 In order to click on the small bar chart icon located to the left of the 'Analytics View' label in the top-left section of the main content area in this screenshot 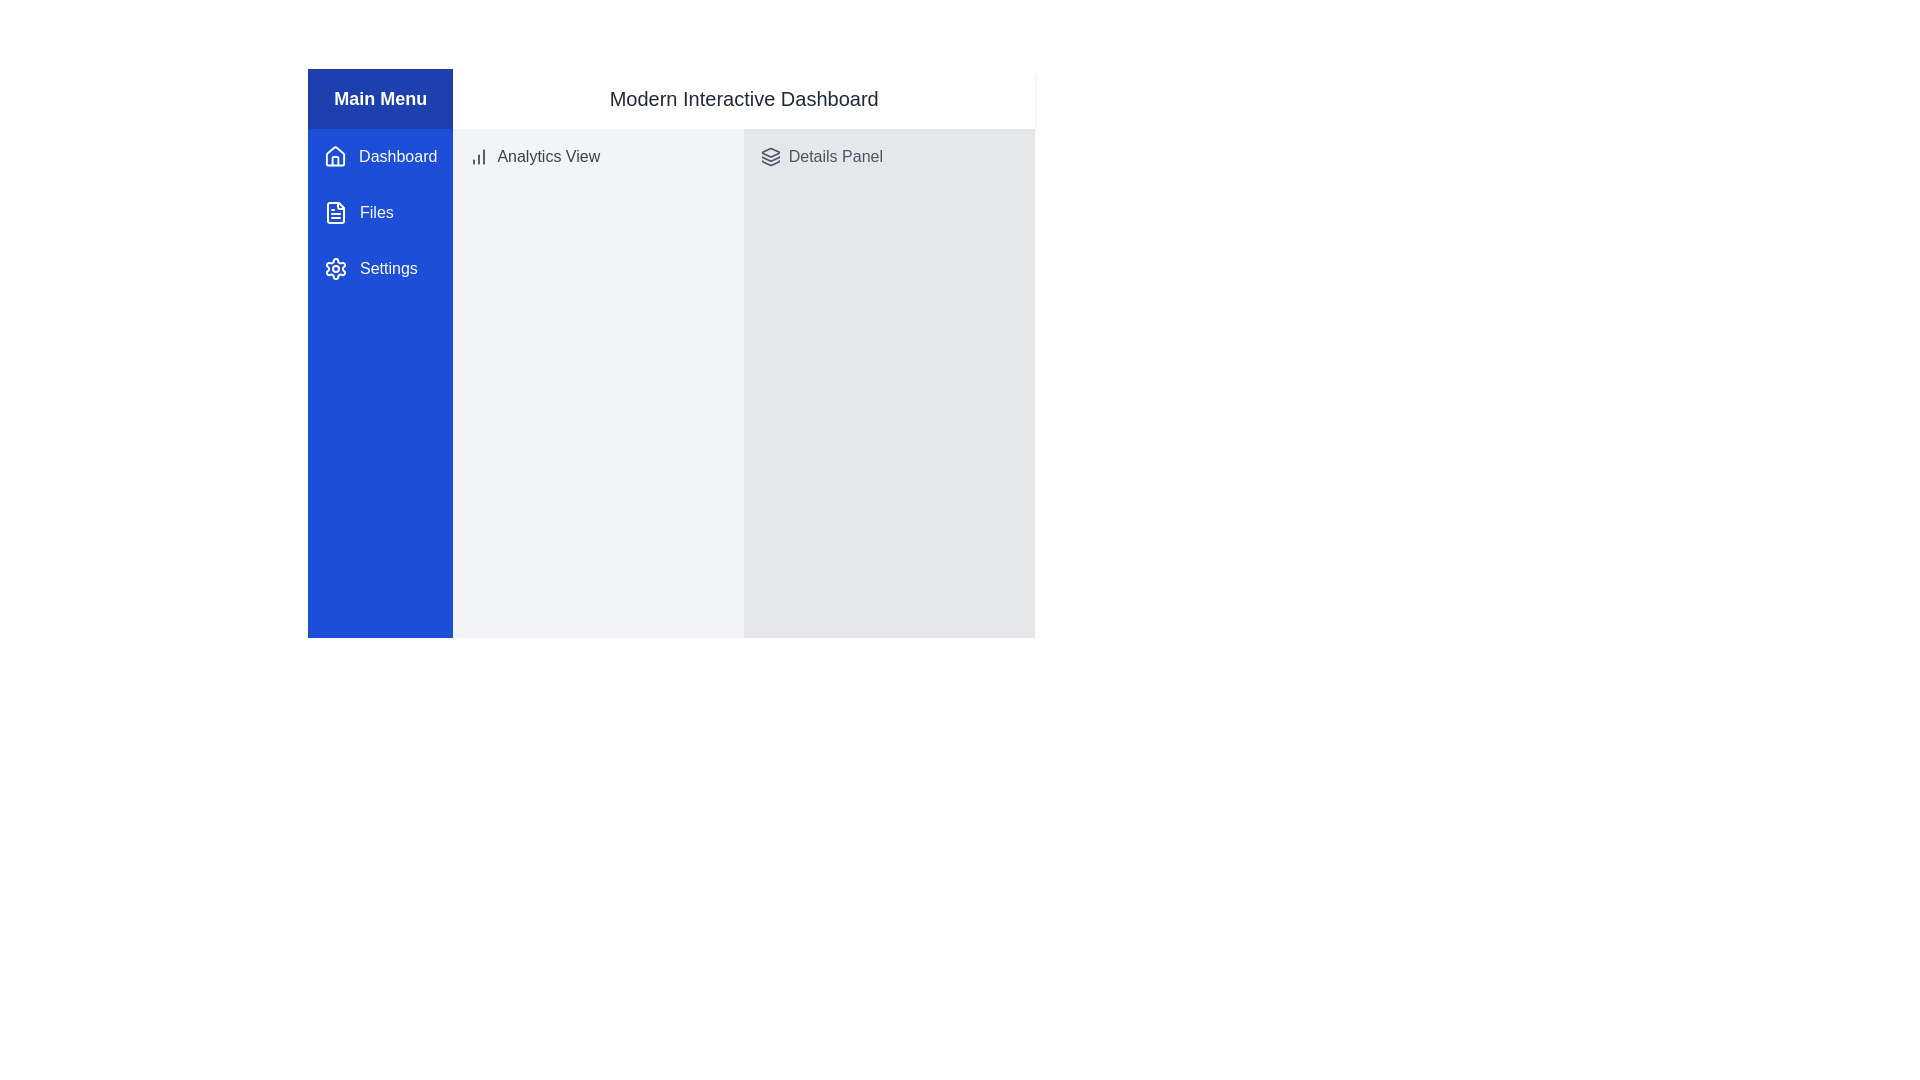, I will do `click(478, 156)`.